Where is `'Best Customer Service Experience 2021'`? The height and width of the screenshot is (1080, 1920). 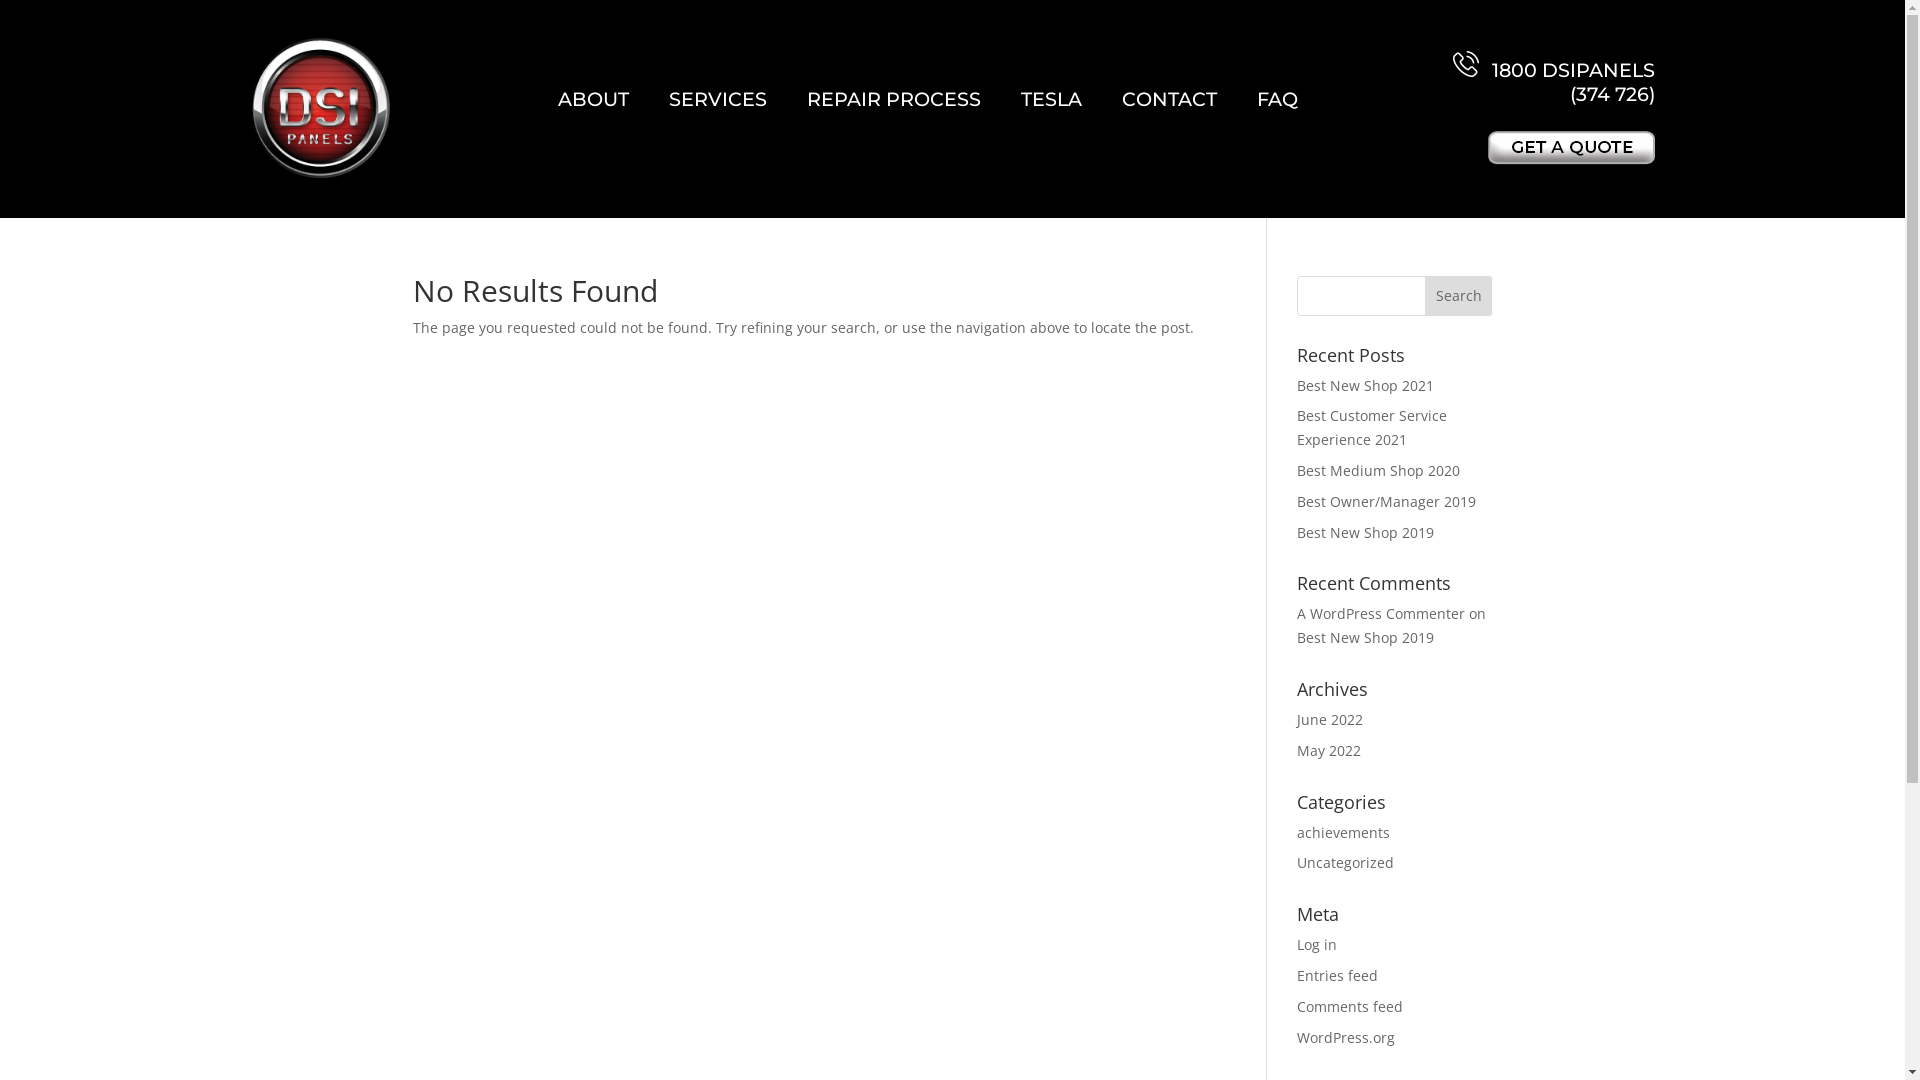
'Best Customer Service Experience 2021' is located at coordinates (1371, 426).